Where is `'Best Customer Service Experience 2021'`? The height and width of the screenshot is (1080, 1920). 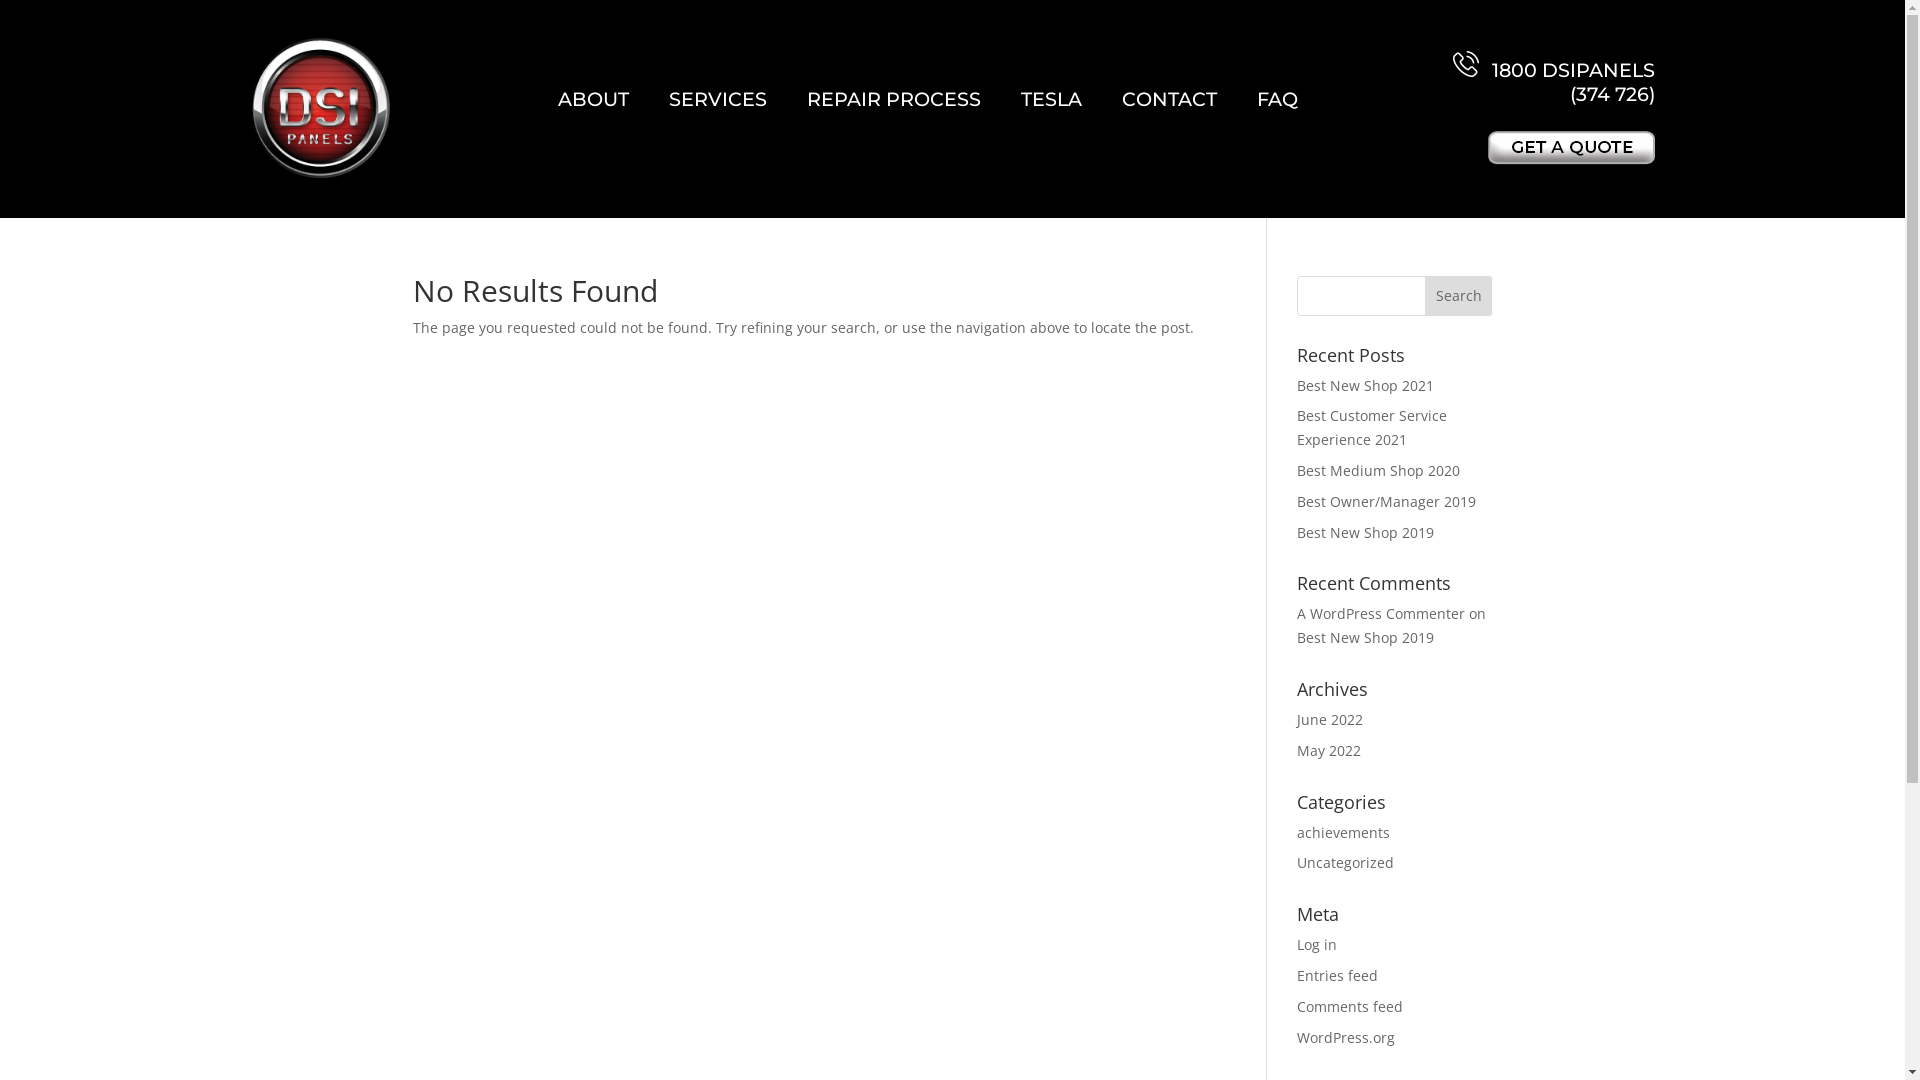
'Best Customer Service Experience 2021' is located at coordinates (1371, 426).